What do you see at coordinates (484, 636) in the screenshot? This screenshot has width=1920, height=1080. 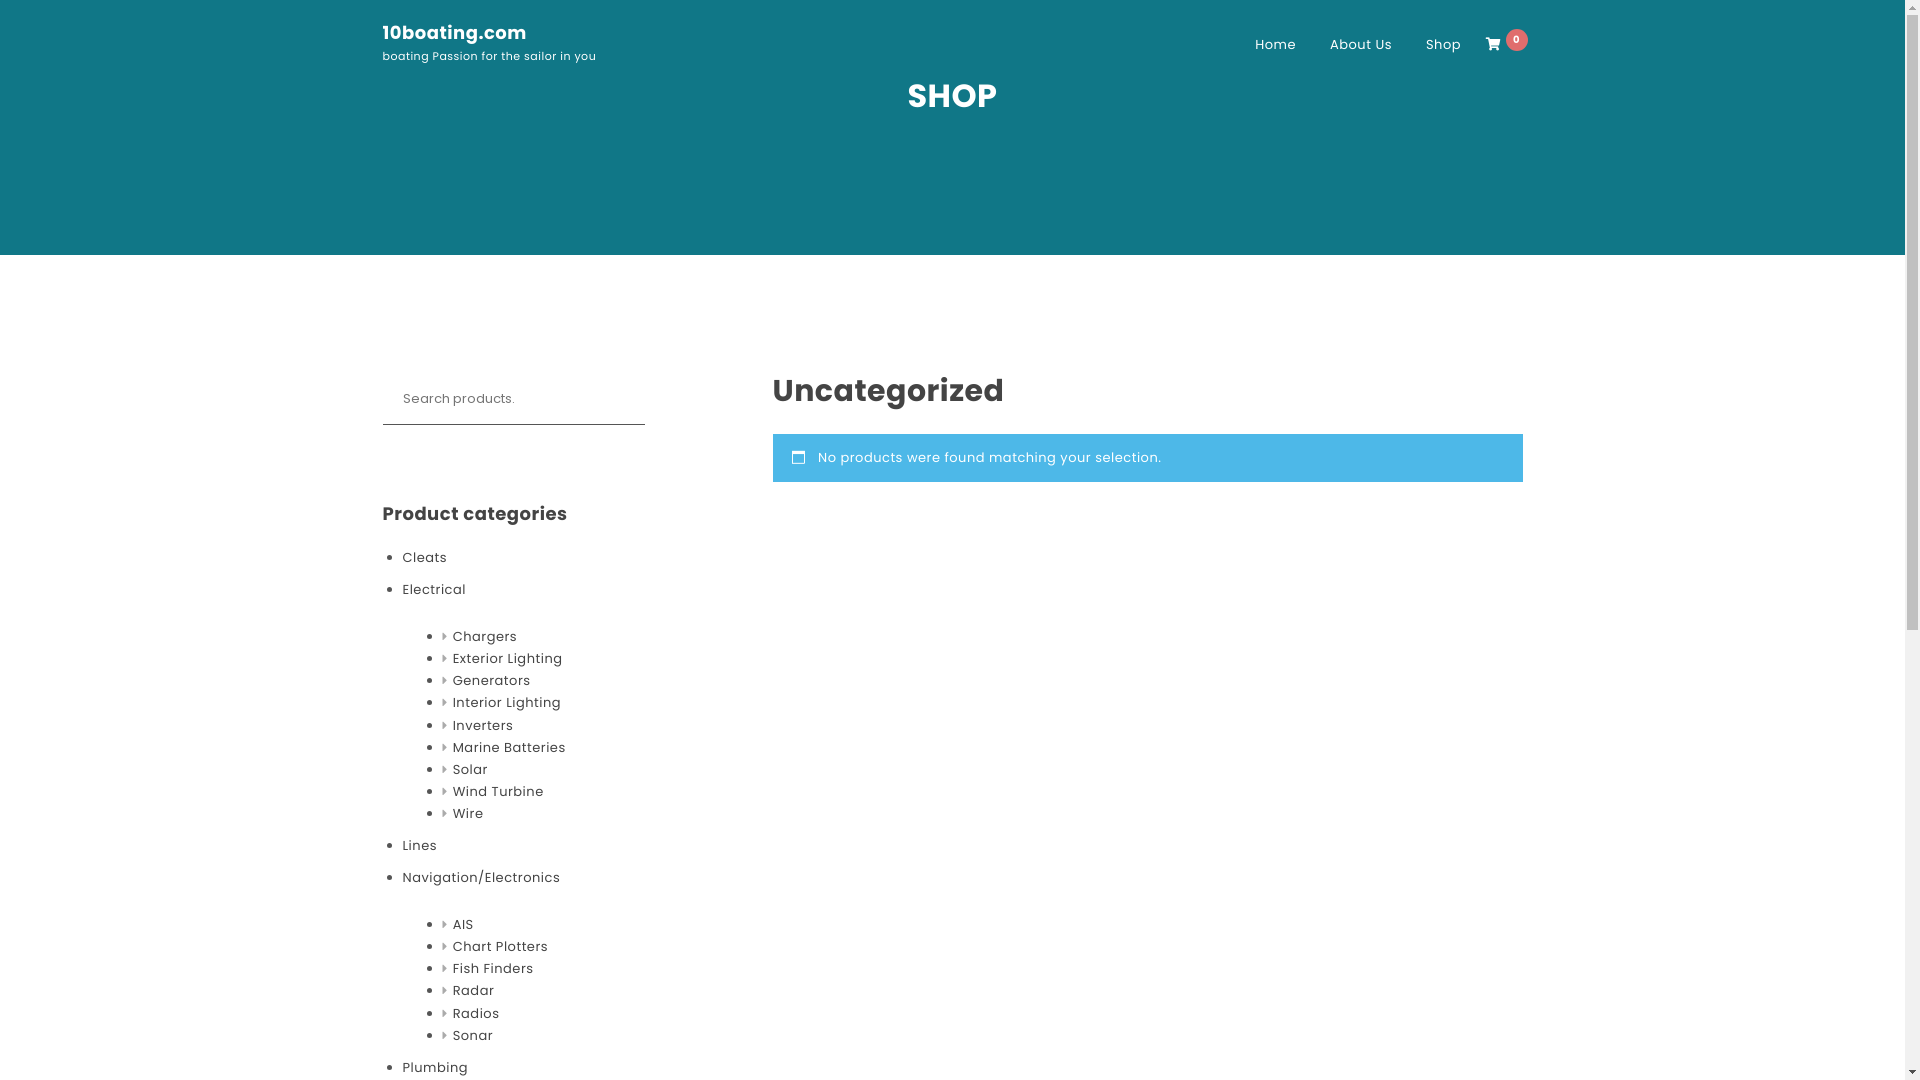 I see `'Chargers'` at bounding box center [484, 636].